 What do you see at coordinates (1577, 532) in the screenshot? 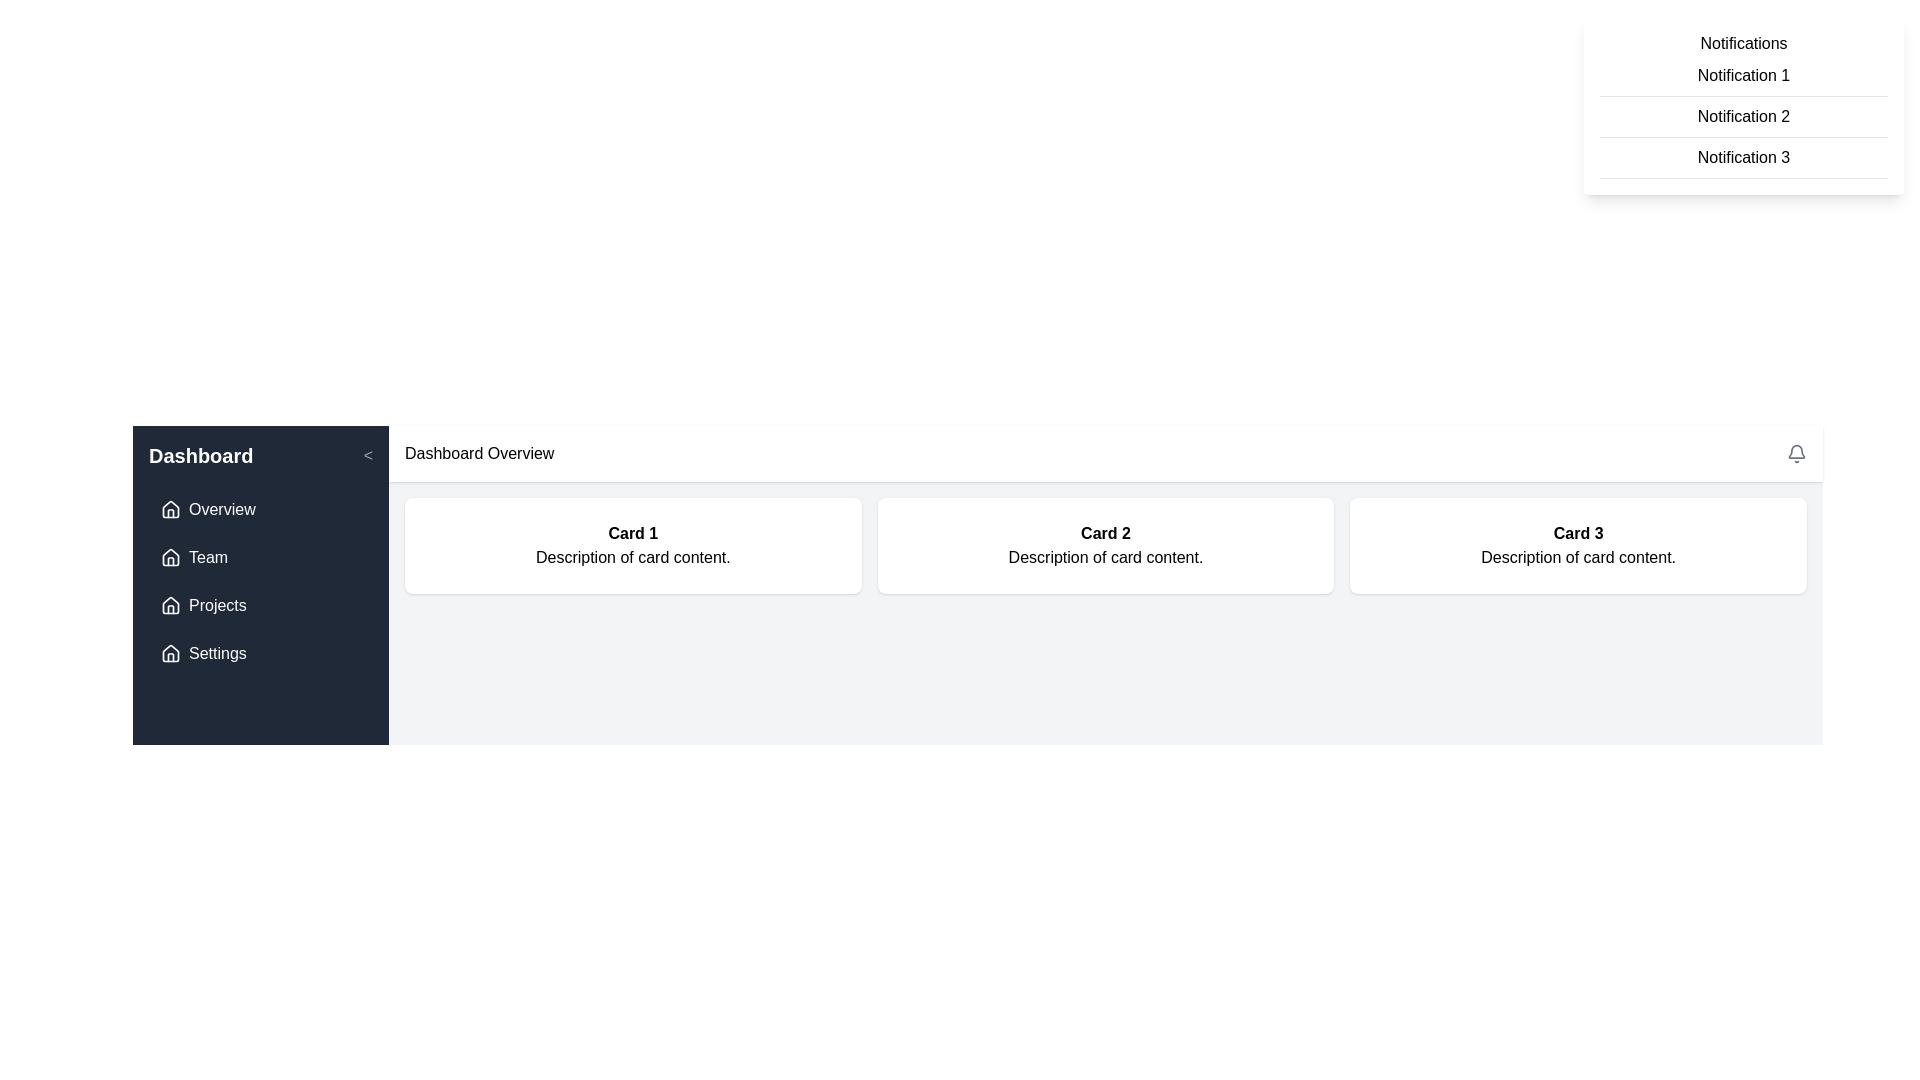
I see `text of the title or label of the third card, which is positioned at the top of the card above the description text` at bounding box center [1577, 532].